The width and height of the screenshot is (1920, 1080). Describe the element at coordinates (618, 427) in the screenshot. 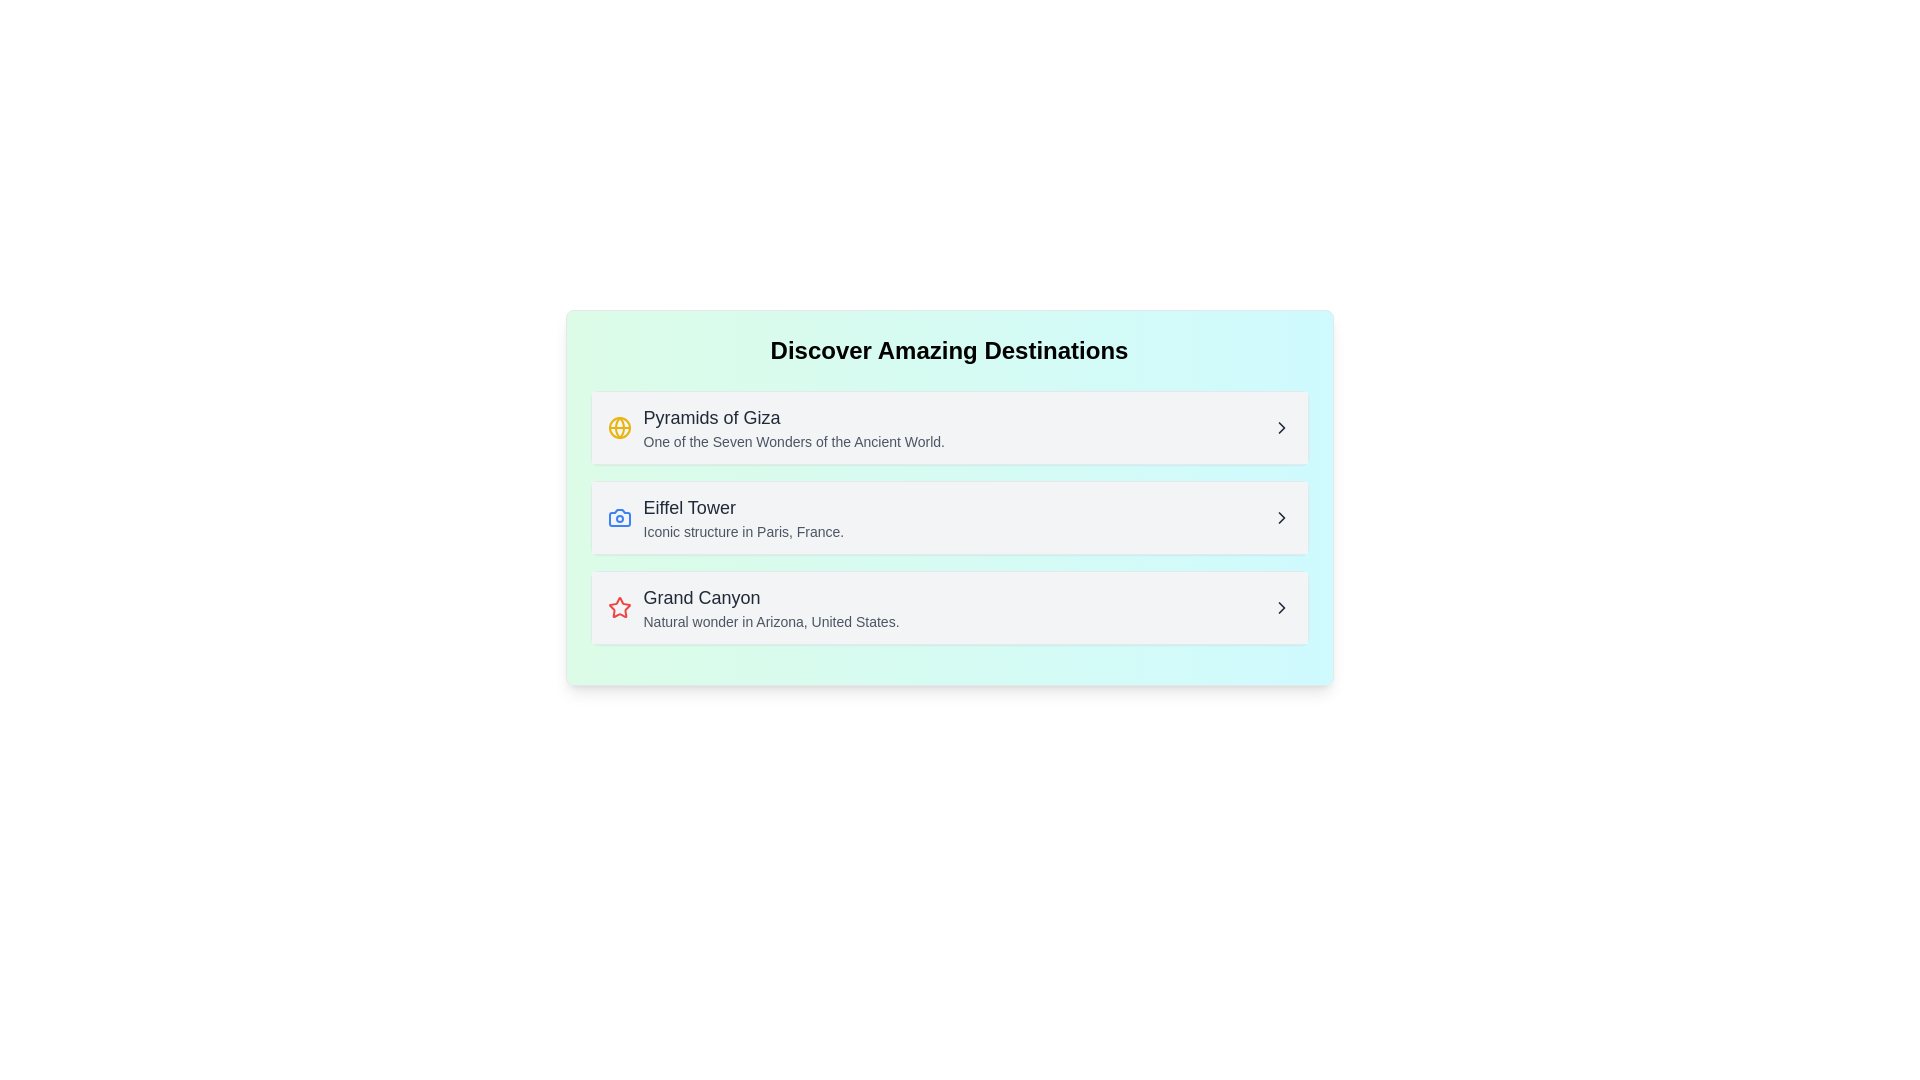

I see `the yellow circular element at the center of the globe icon adjacent to the 'Pyramids of Giza' text label` at that location.